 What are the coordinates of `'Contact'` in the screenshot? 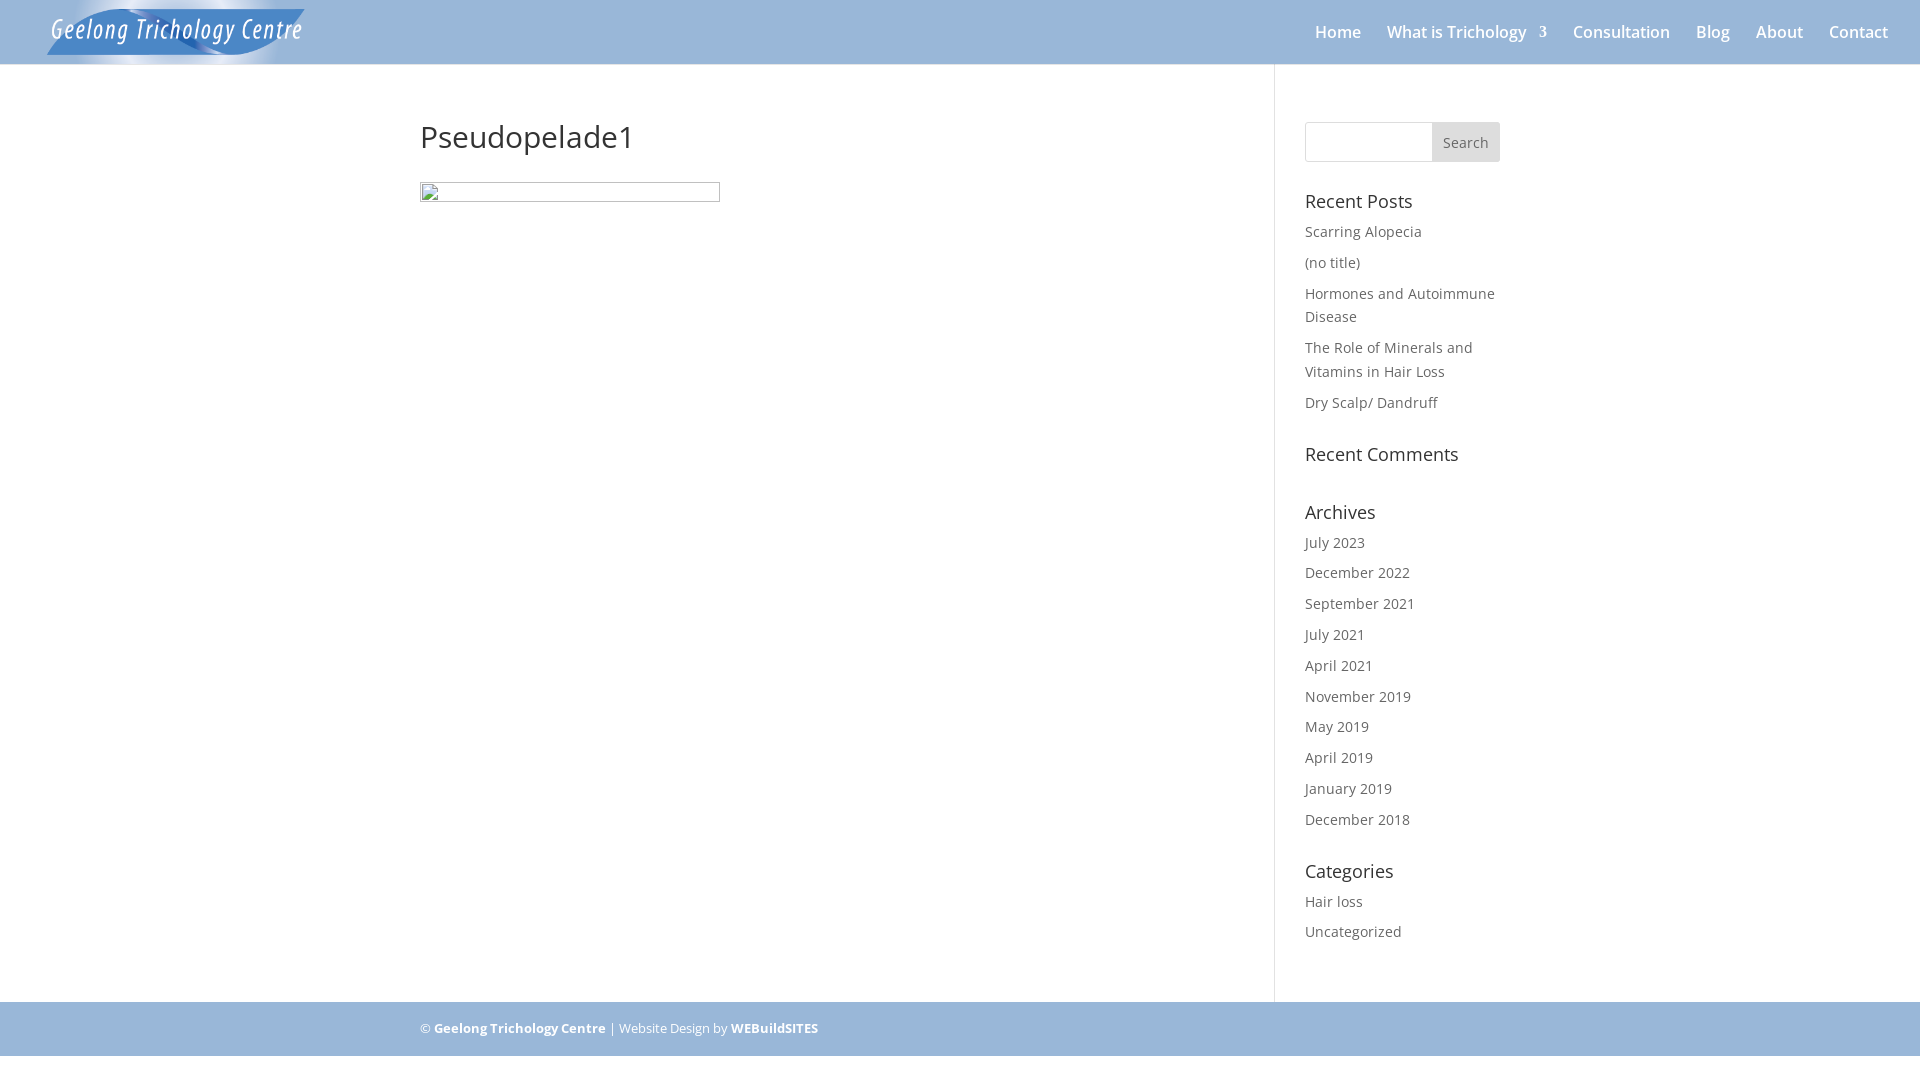 It's located at (1857, 44).